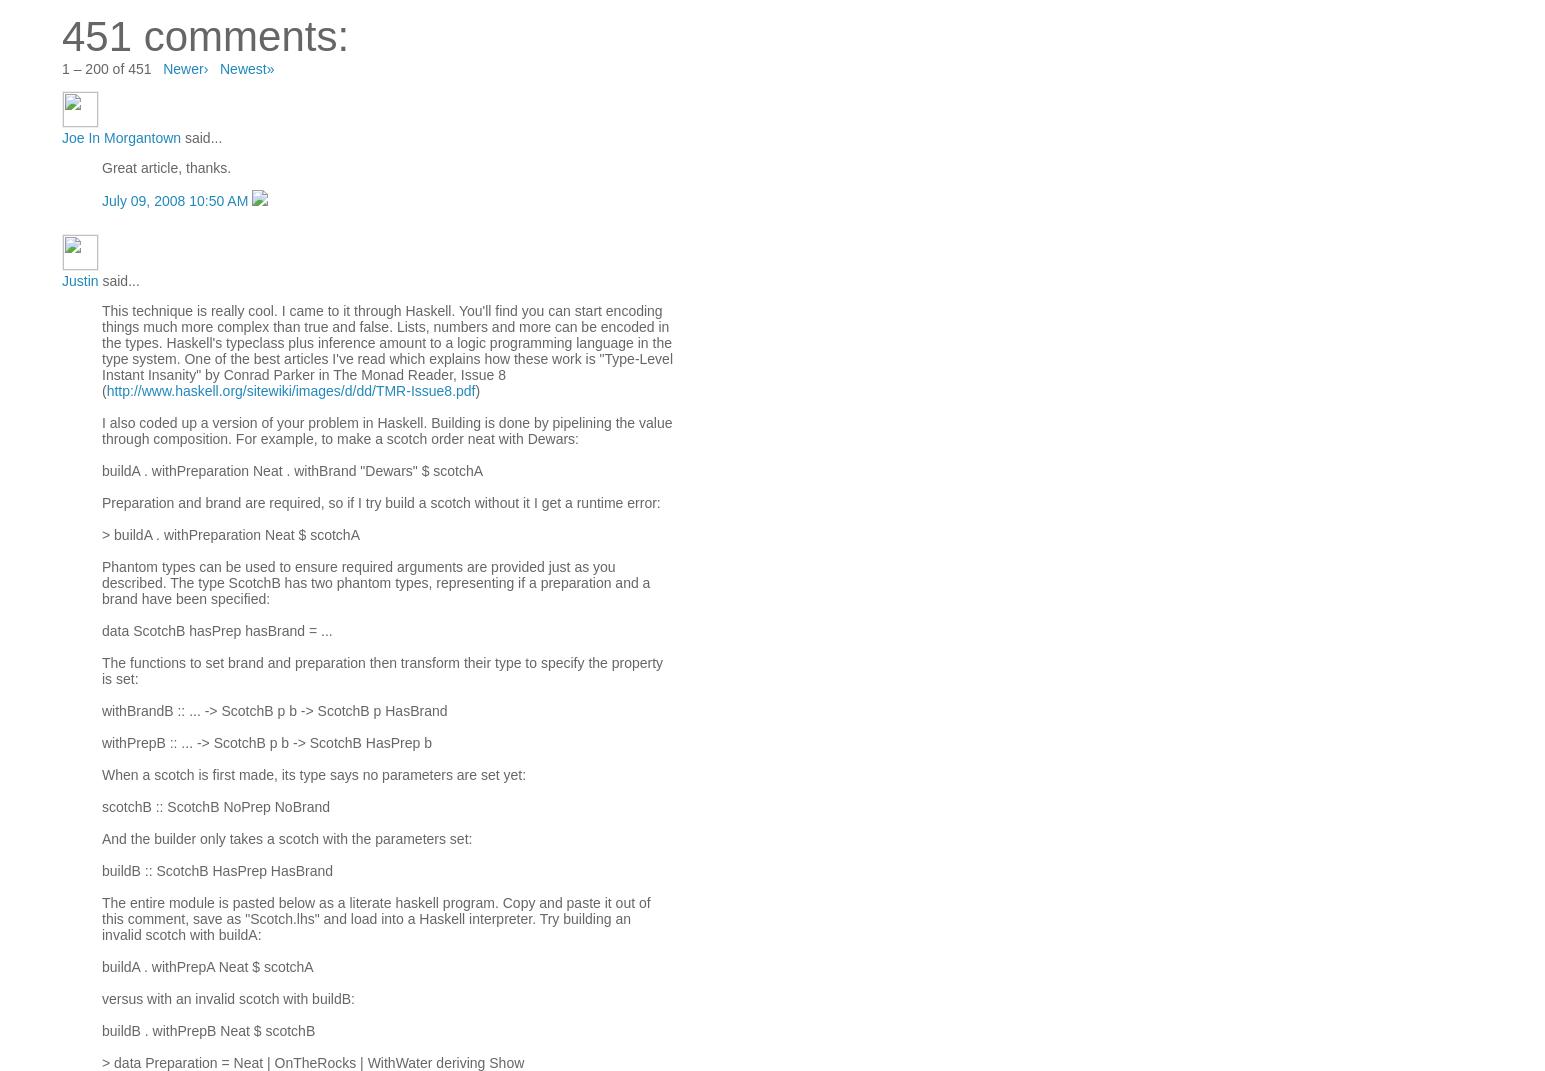 This screenshot has width=1545, height=1071. Describe the element at coordinates (312, 773) in the screenshot. I see `'When a scotch is first made, its type says no parameters are set yet:'` at that location.